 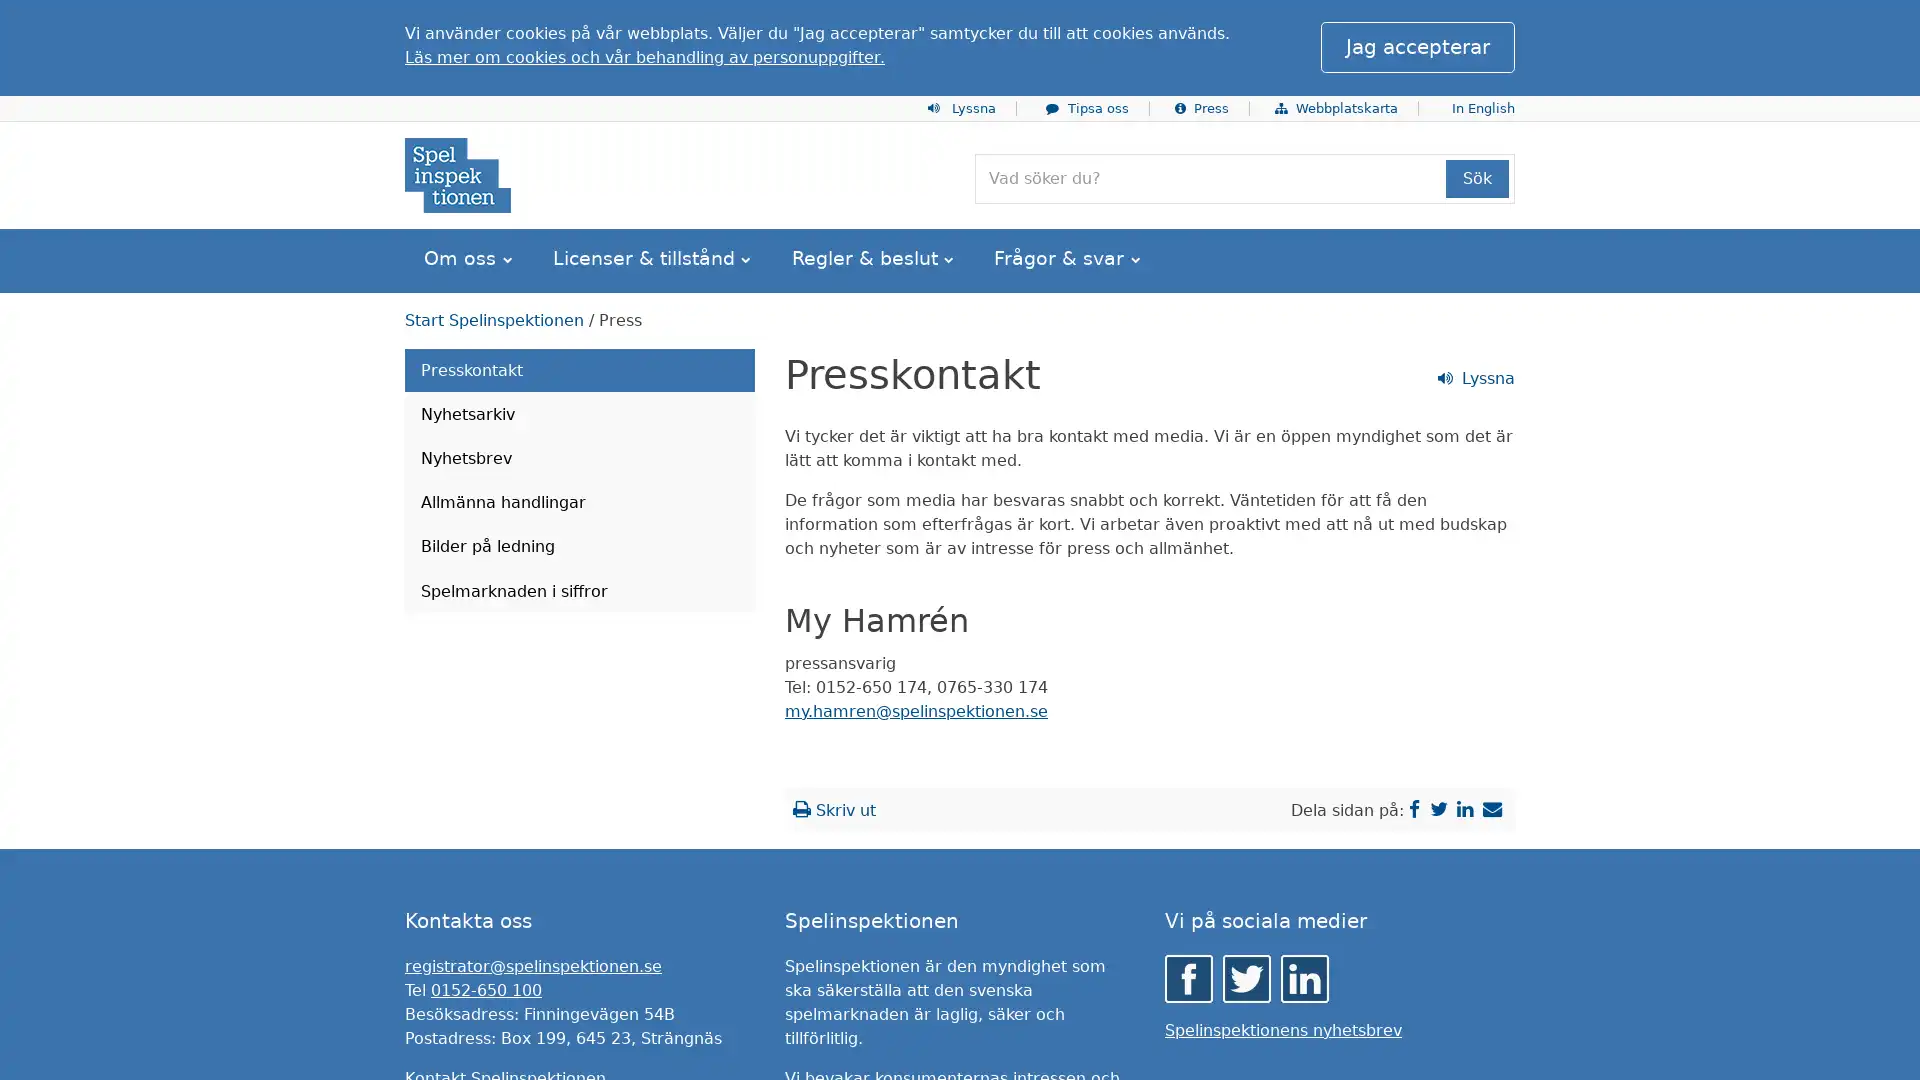 What do you see at coordinates (1416, 46) in the screenshot?
I see `Jag accepterar` at bounding box center [1416, 46].